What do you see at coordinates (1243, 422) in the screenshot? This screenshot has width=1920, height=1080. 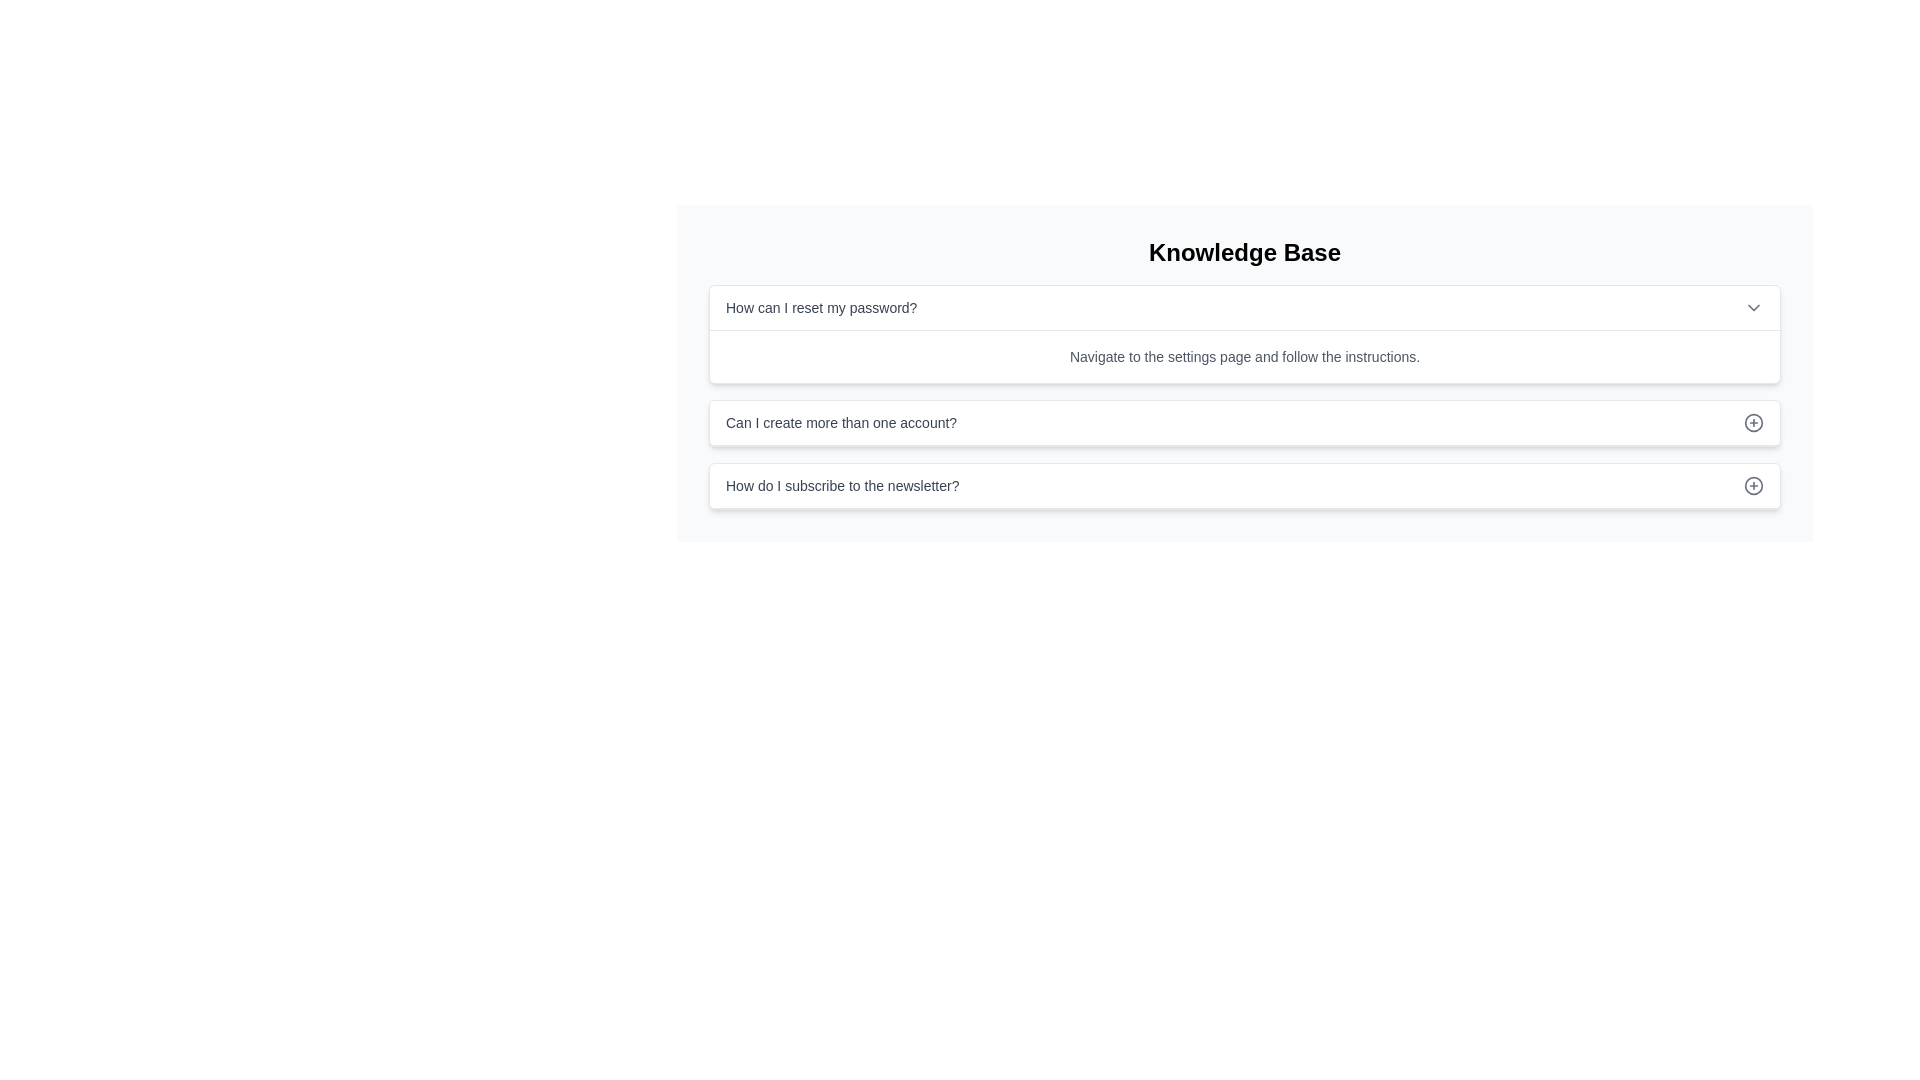 I see `the second Collapsible List Item` at bounding box center [1243, 422].